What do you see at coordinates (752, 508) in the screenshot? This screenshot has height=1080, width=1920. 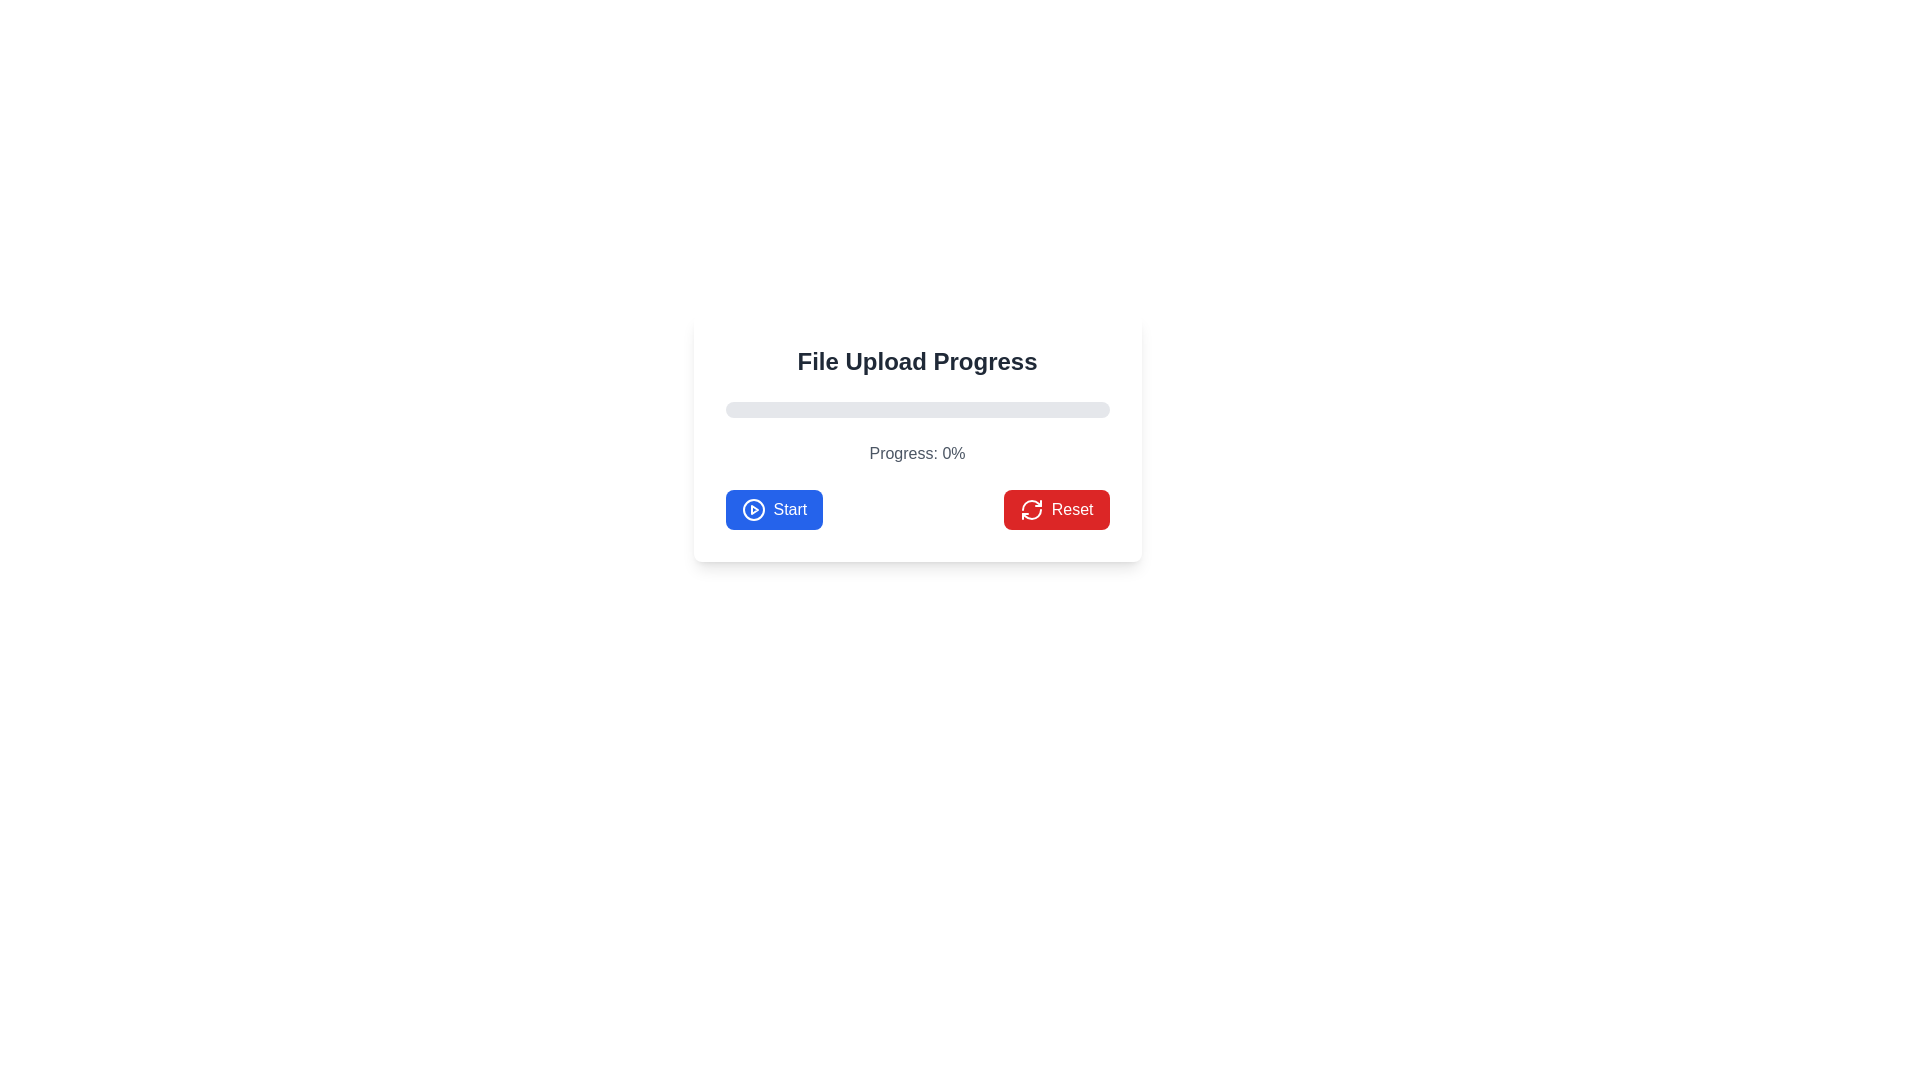 I see `the circular part of the blue button labeled 'Start' located in the bottom left section of the 'File Upload Progress' panel to initiate the upload process` at bounding box center [752, 508].